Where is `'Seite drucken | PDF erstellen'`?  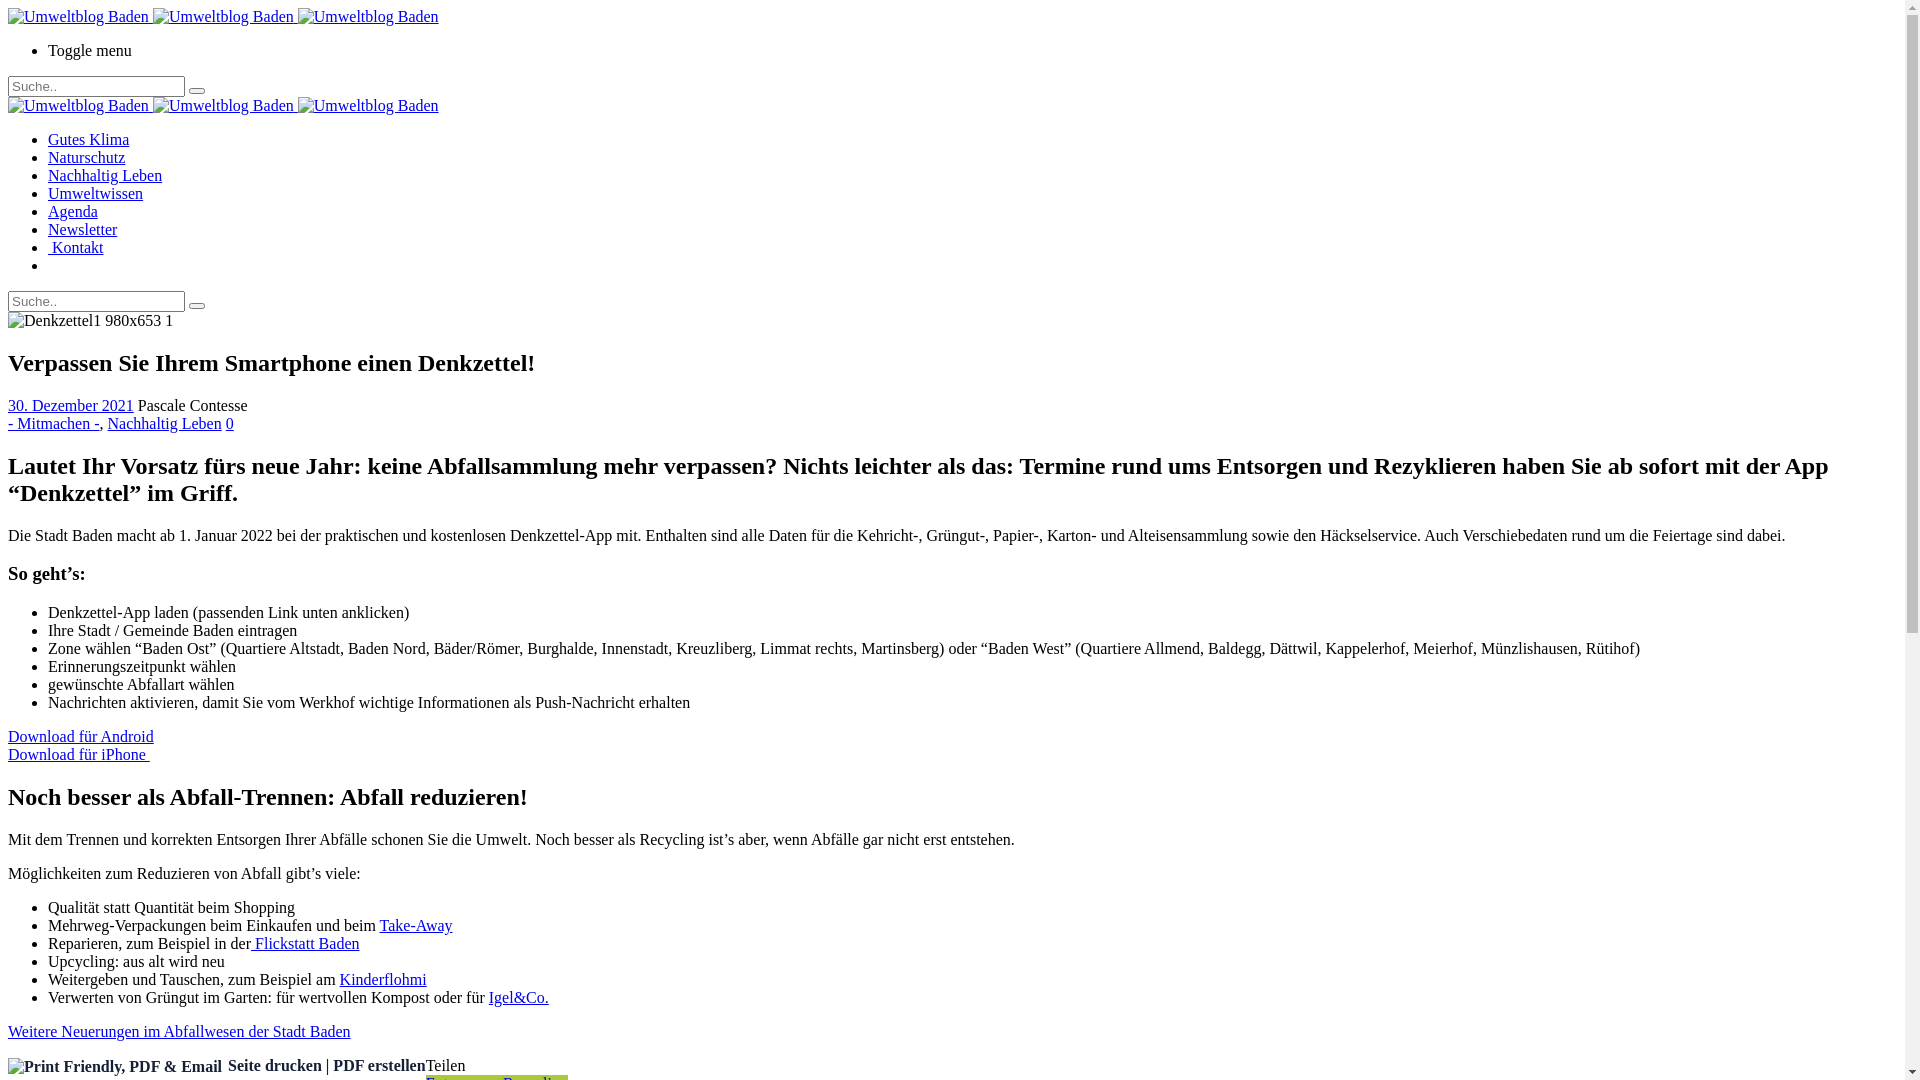
'Seite drucken | PDF erstellen' is located at coordinates (216, 1064).